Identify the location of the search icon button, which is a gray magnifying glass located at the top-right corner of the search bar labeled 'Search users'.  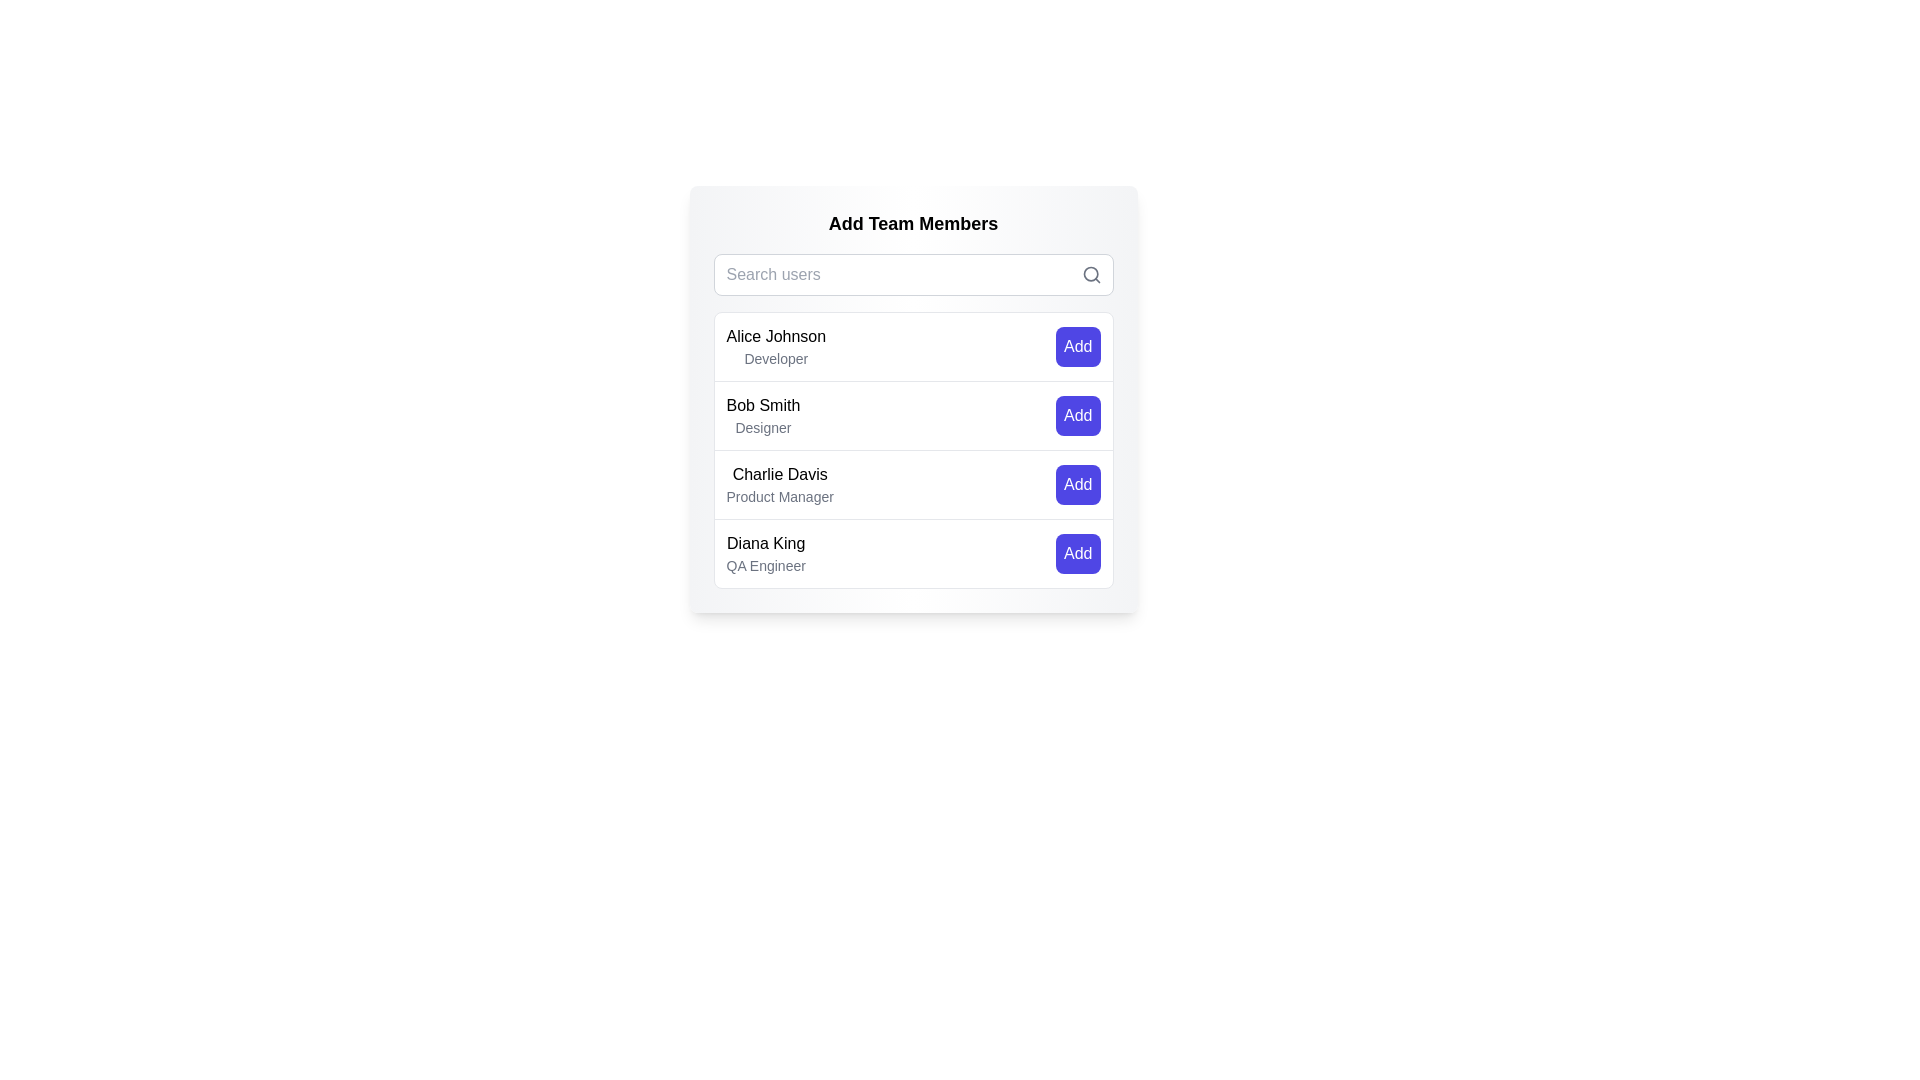
(1090, 274).